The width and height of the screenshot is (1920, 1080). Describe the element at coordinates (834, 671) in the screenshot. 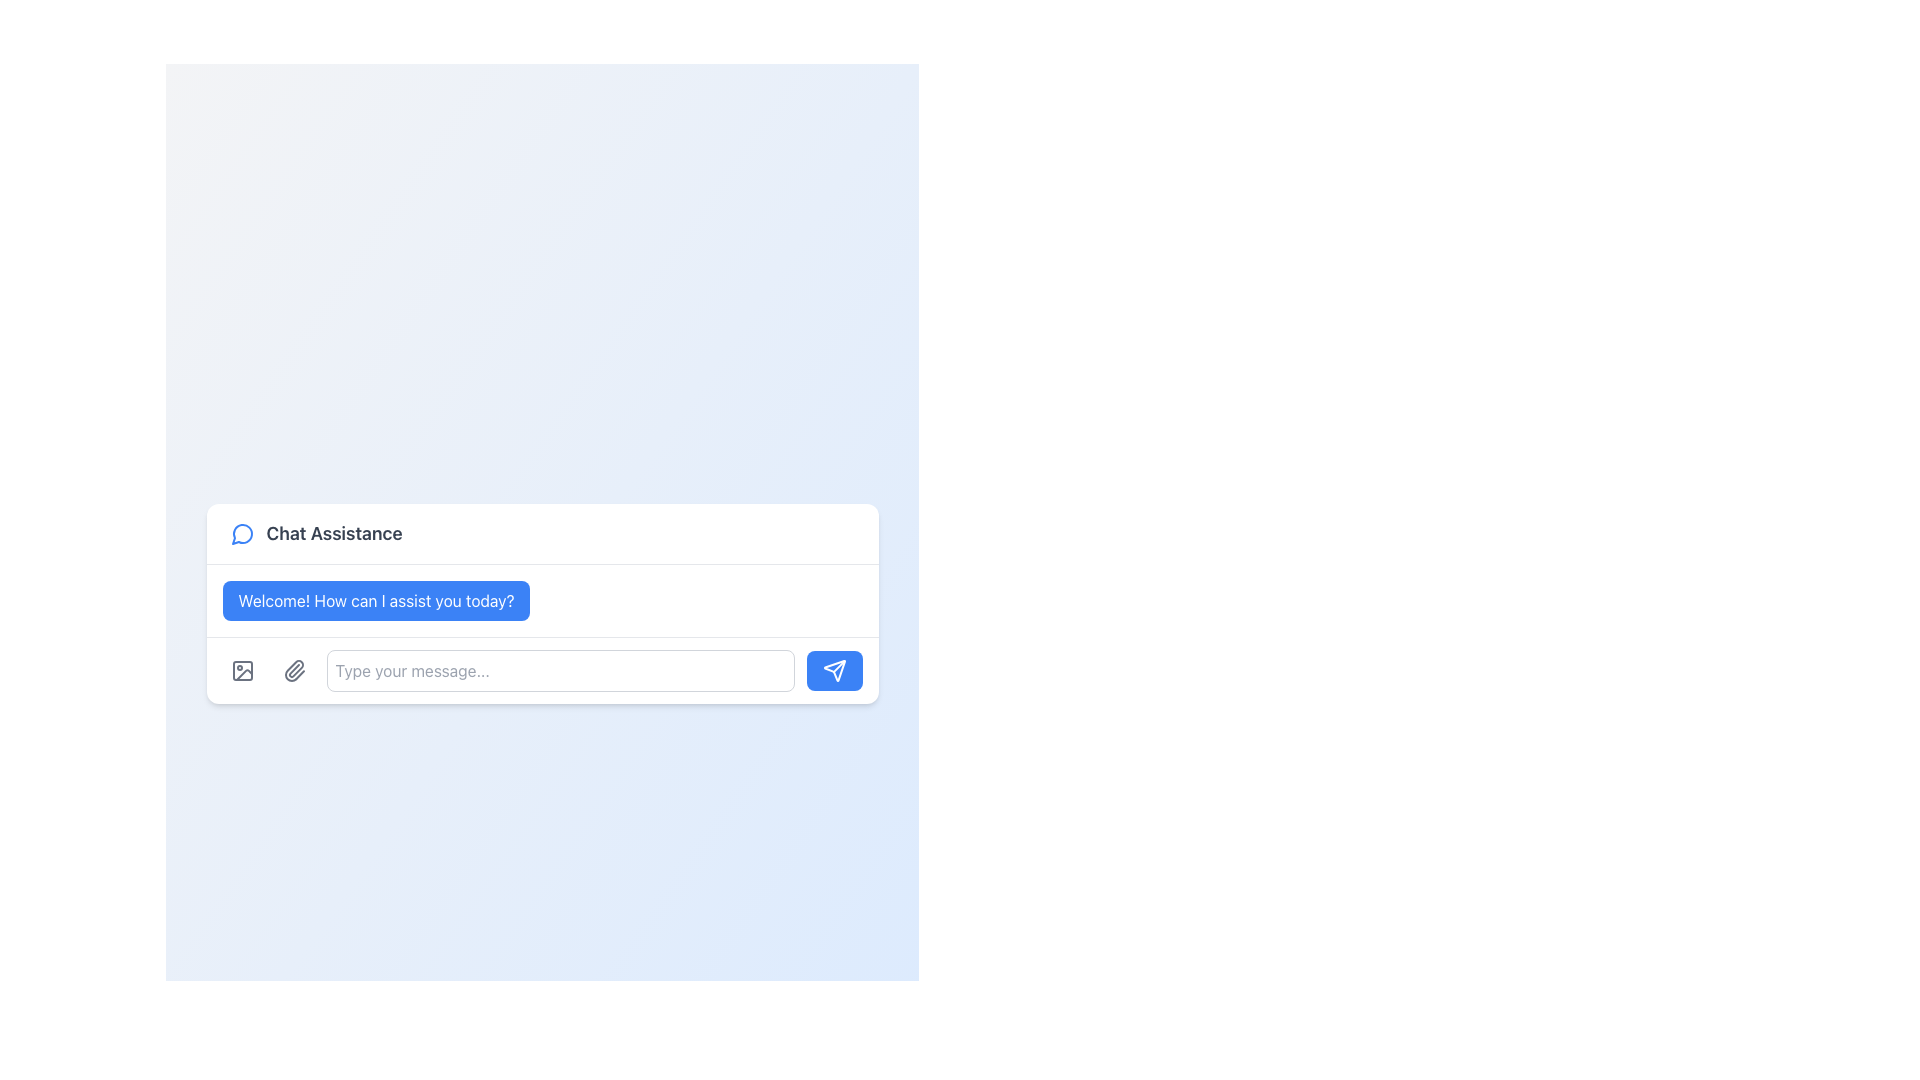

I see `the blue rounded rectangular button with a white paper plane icon` at that location.